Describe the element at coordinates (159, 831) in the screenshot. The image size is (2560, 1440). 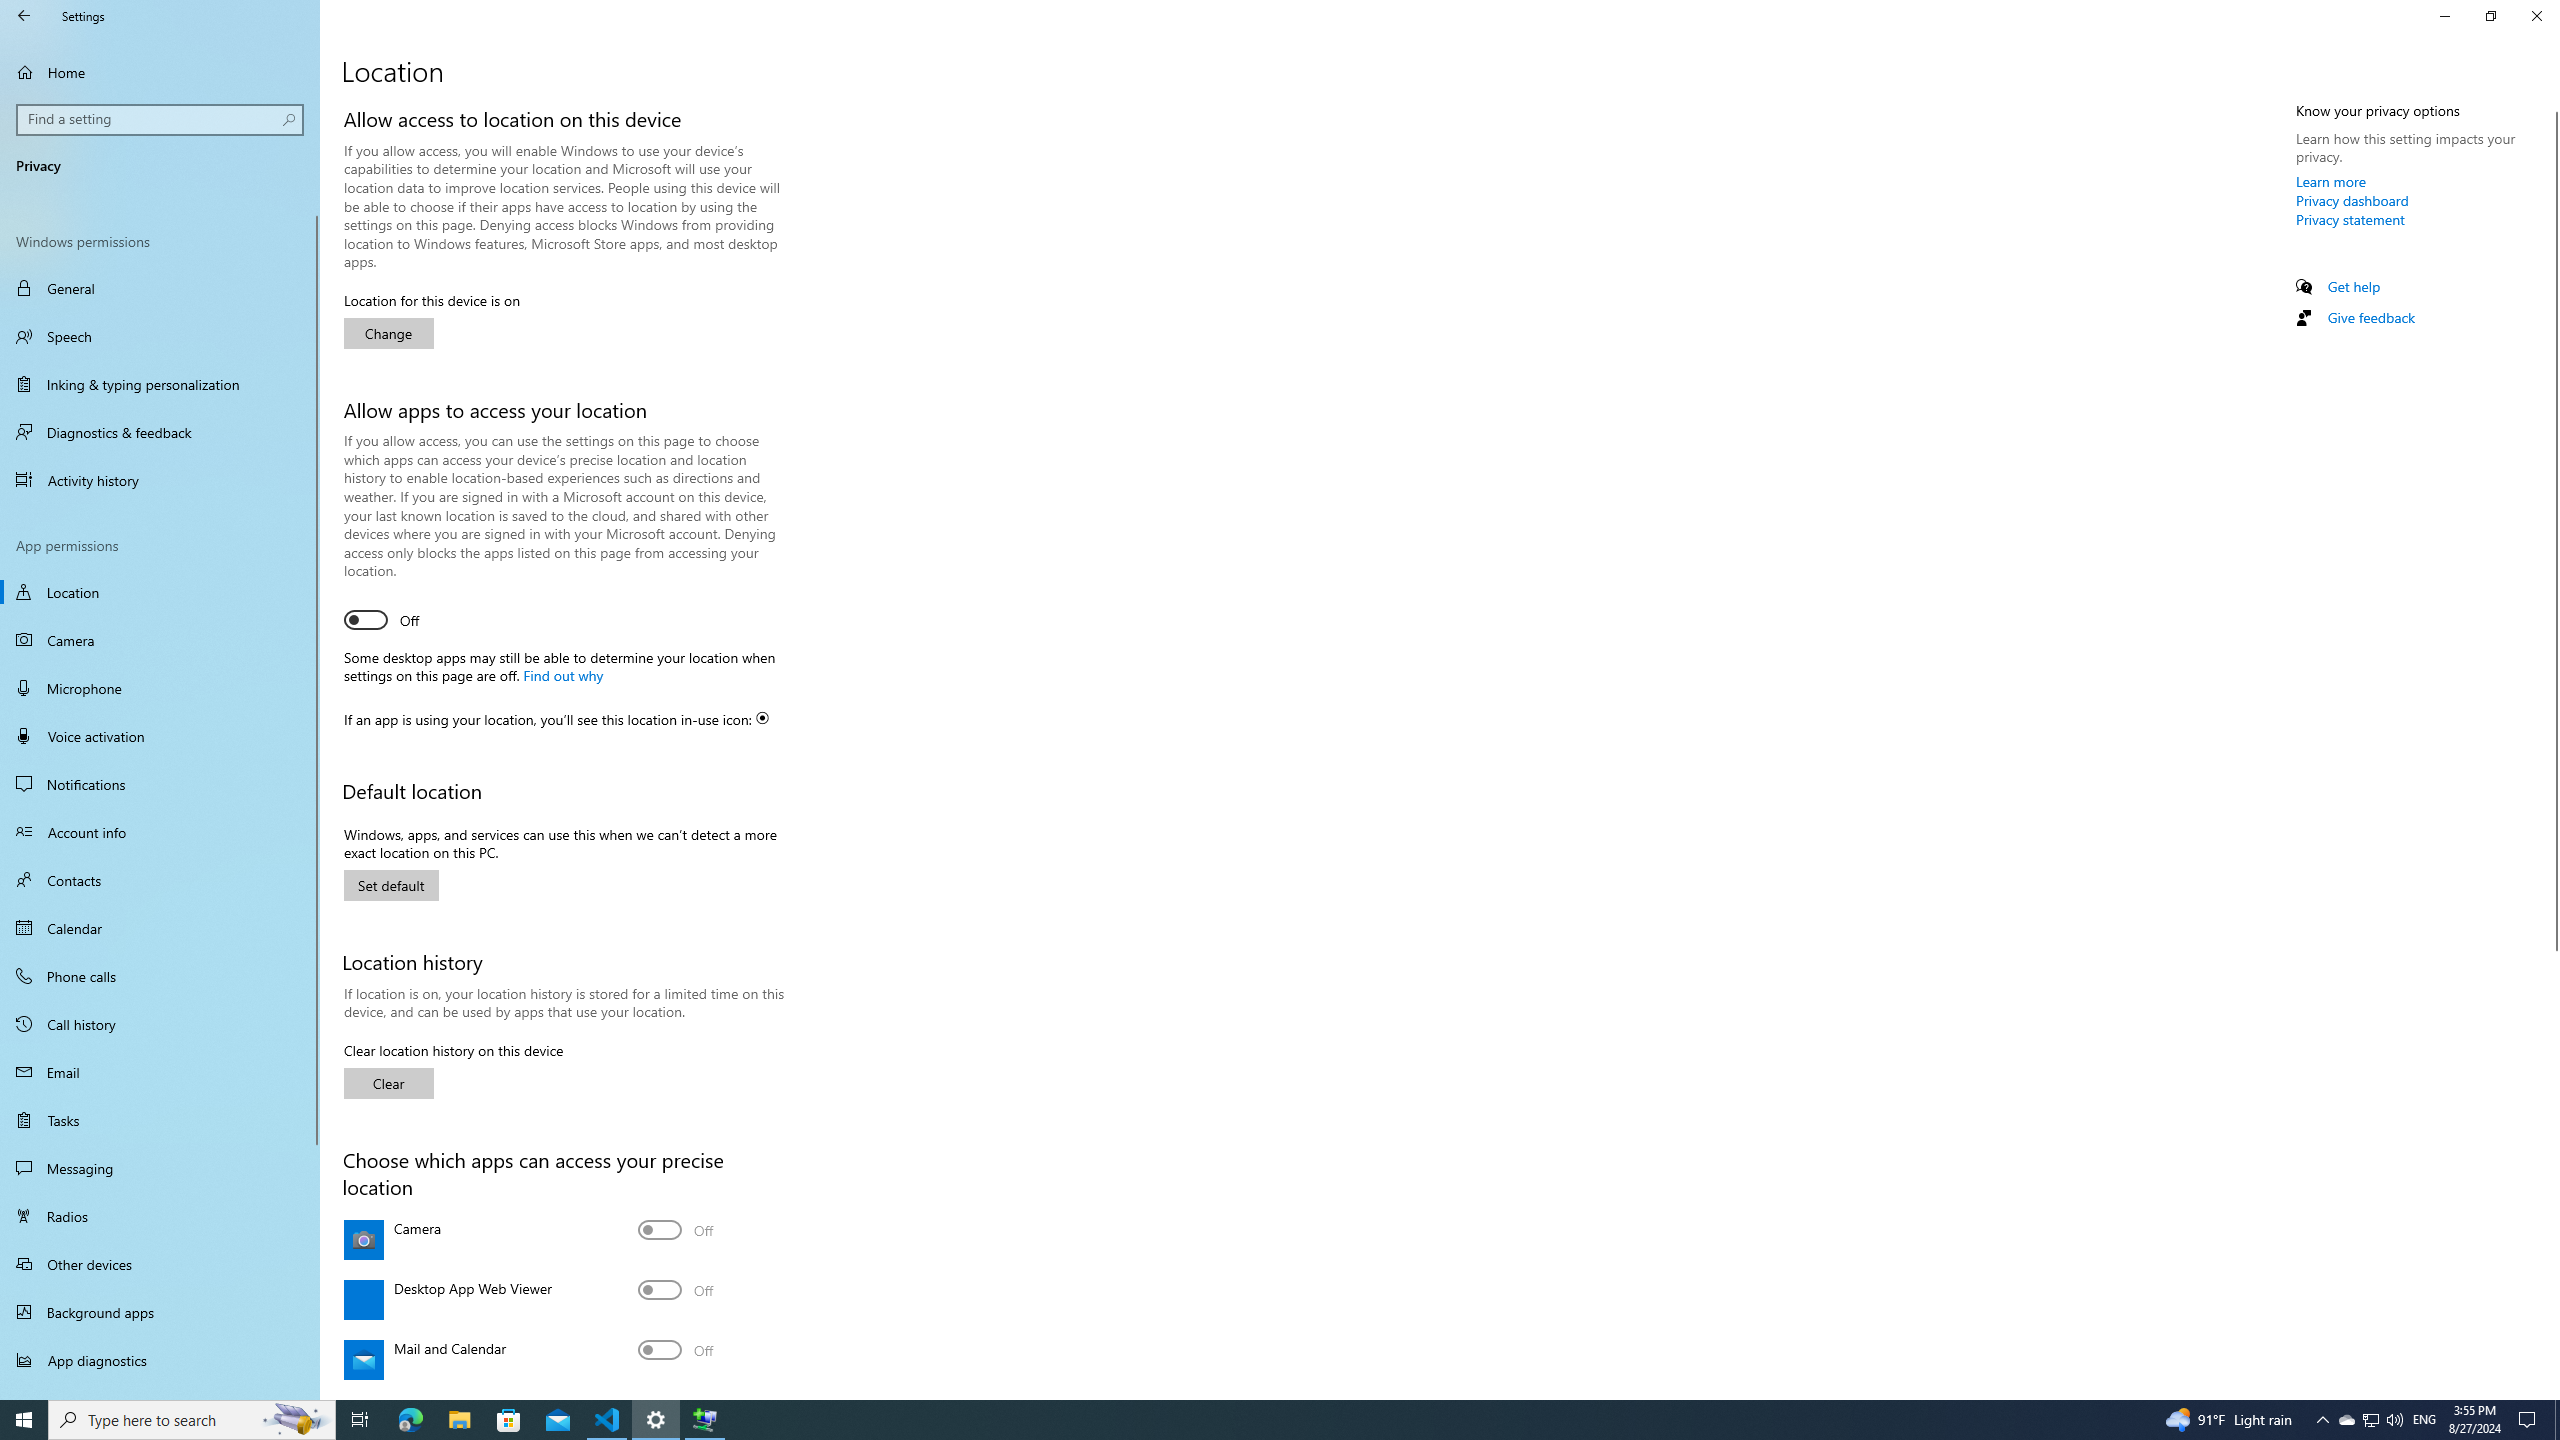
I see `'Account info'` at that location.